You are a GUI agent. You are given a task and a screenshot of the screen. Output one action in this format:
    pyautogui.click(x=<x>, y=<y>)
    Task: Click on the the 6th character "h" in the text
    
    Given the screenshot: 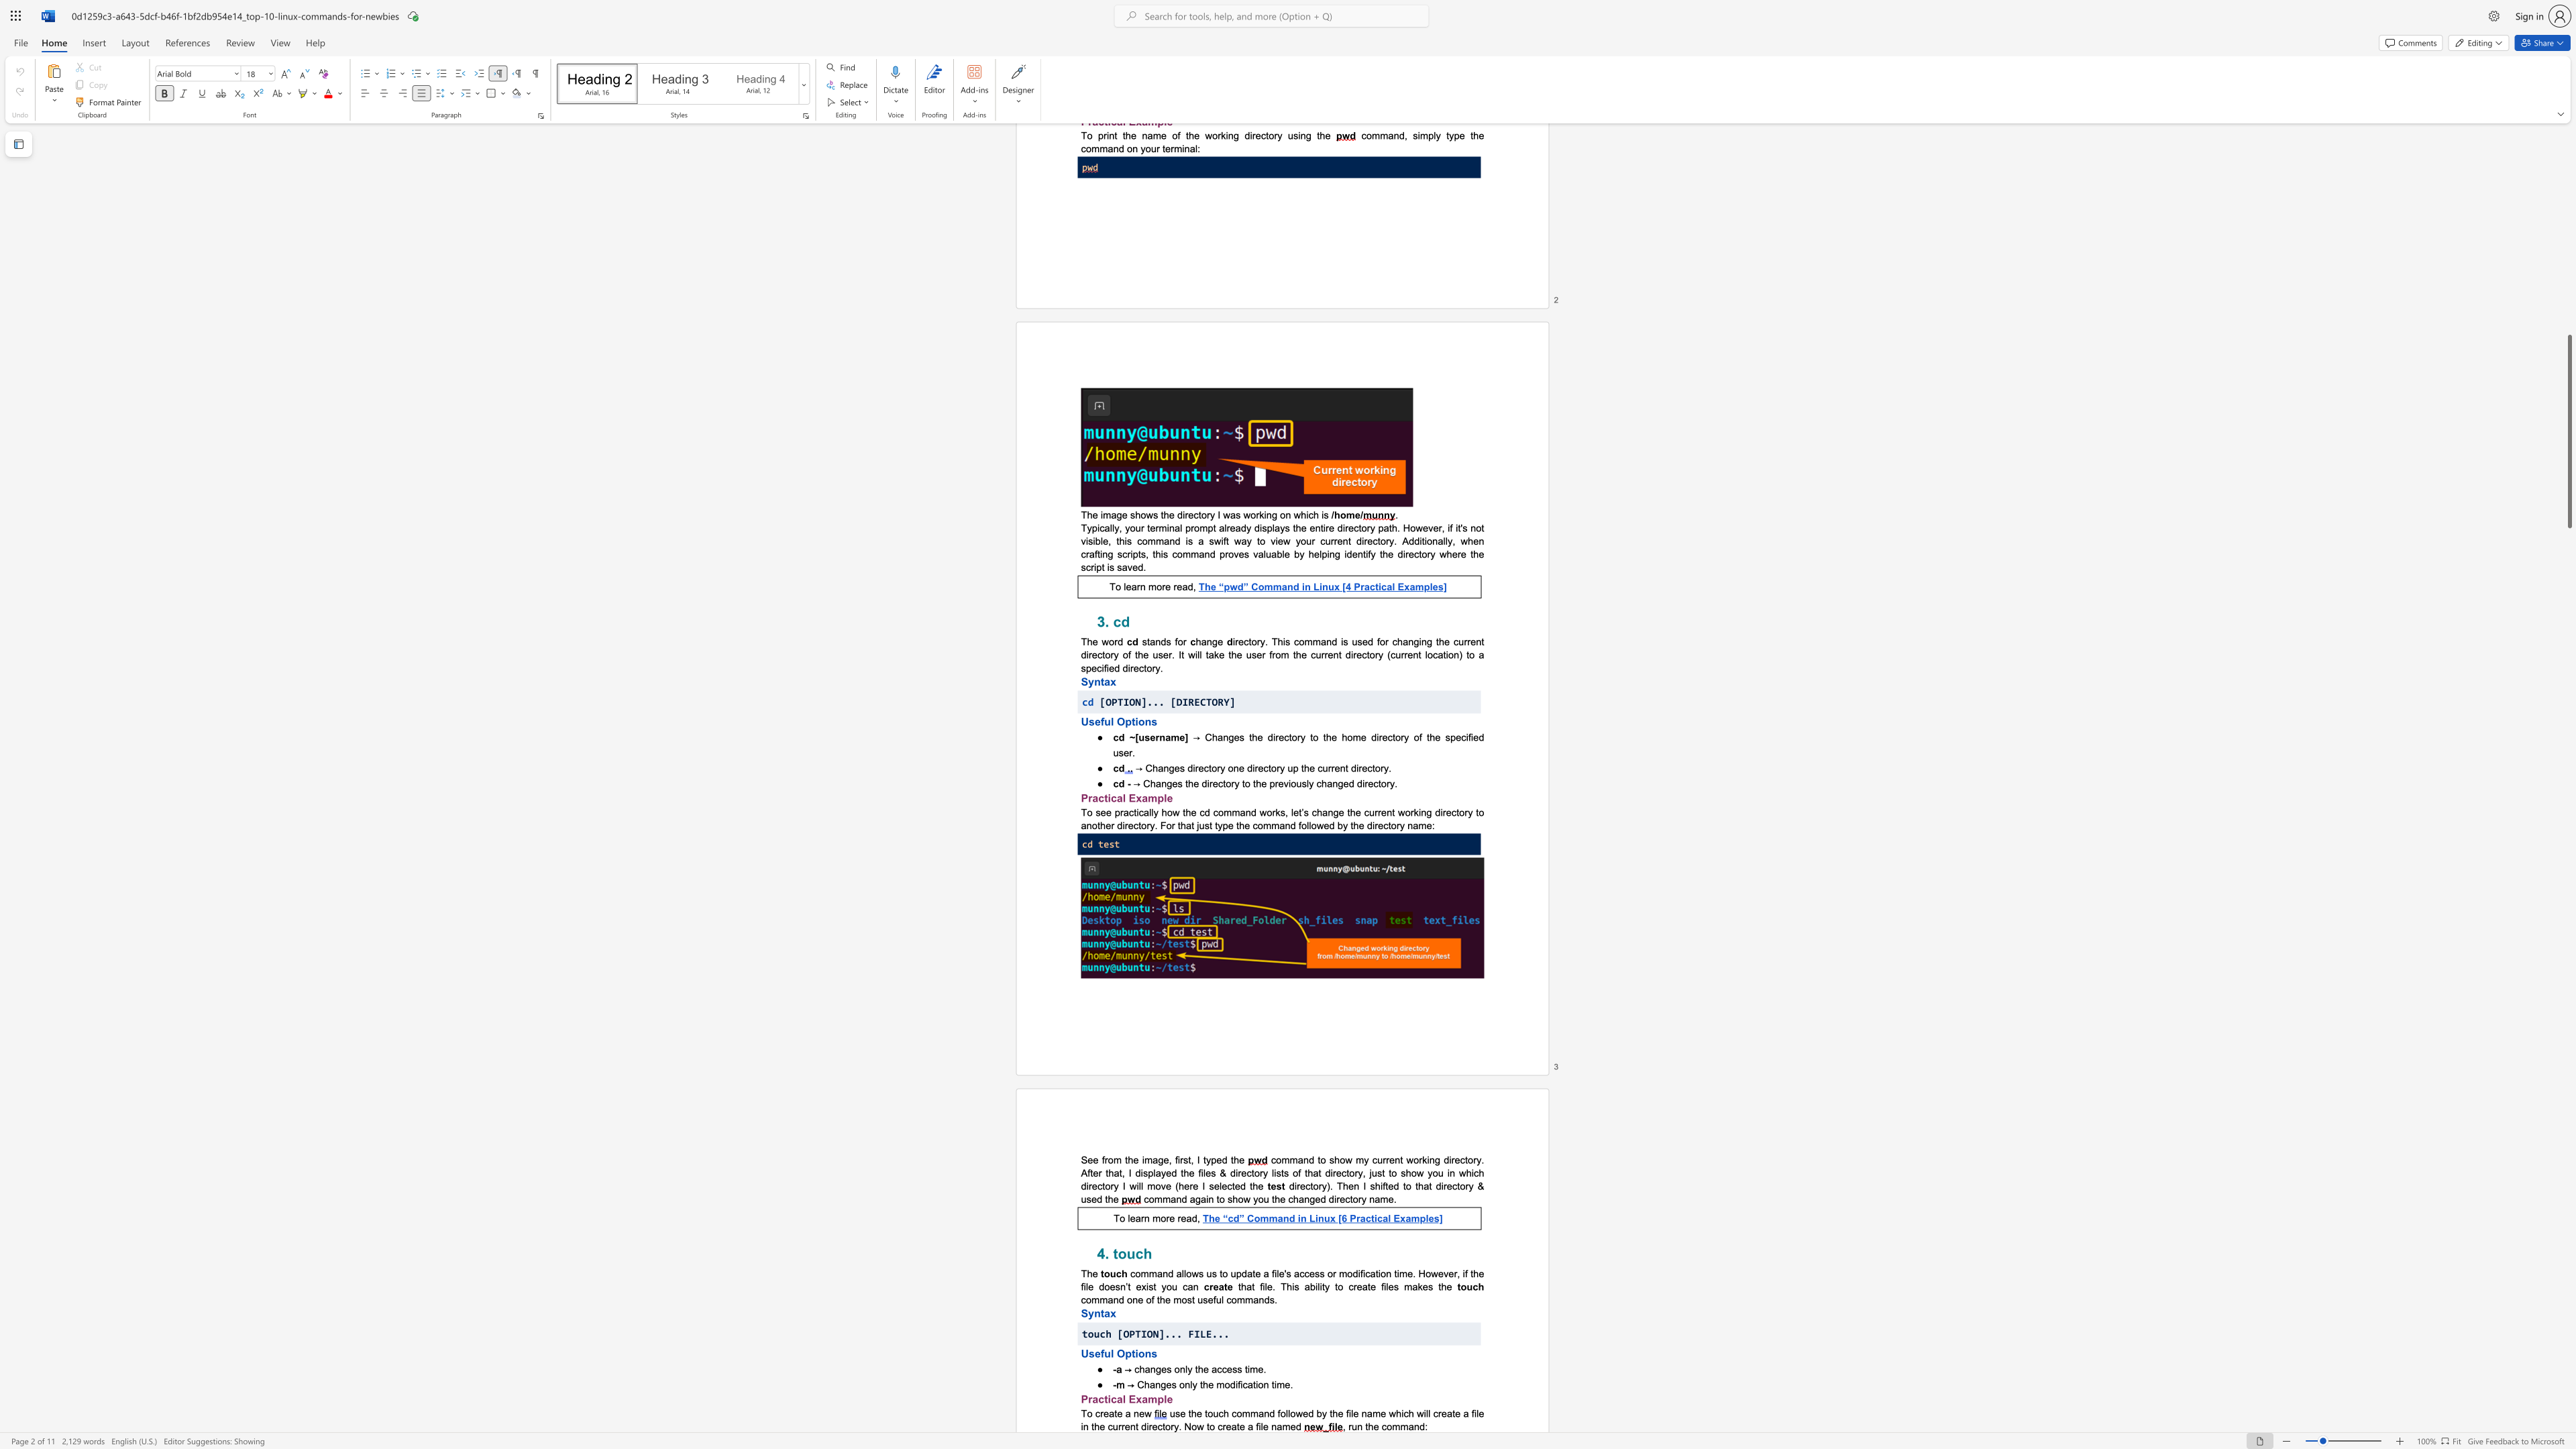 What is the action you would take?
    pyautogui.click(x=1096, y=1426)
    